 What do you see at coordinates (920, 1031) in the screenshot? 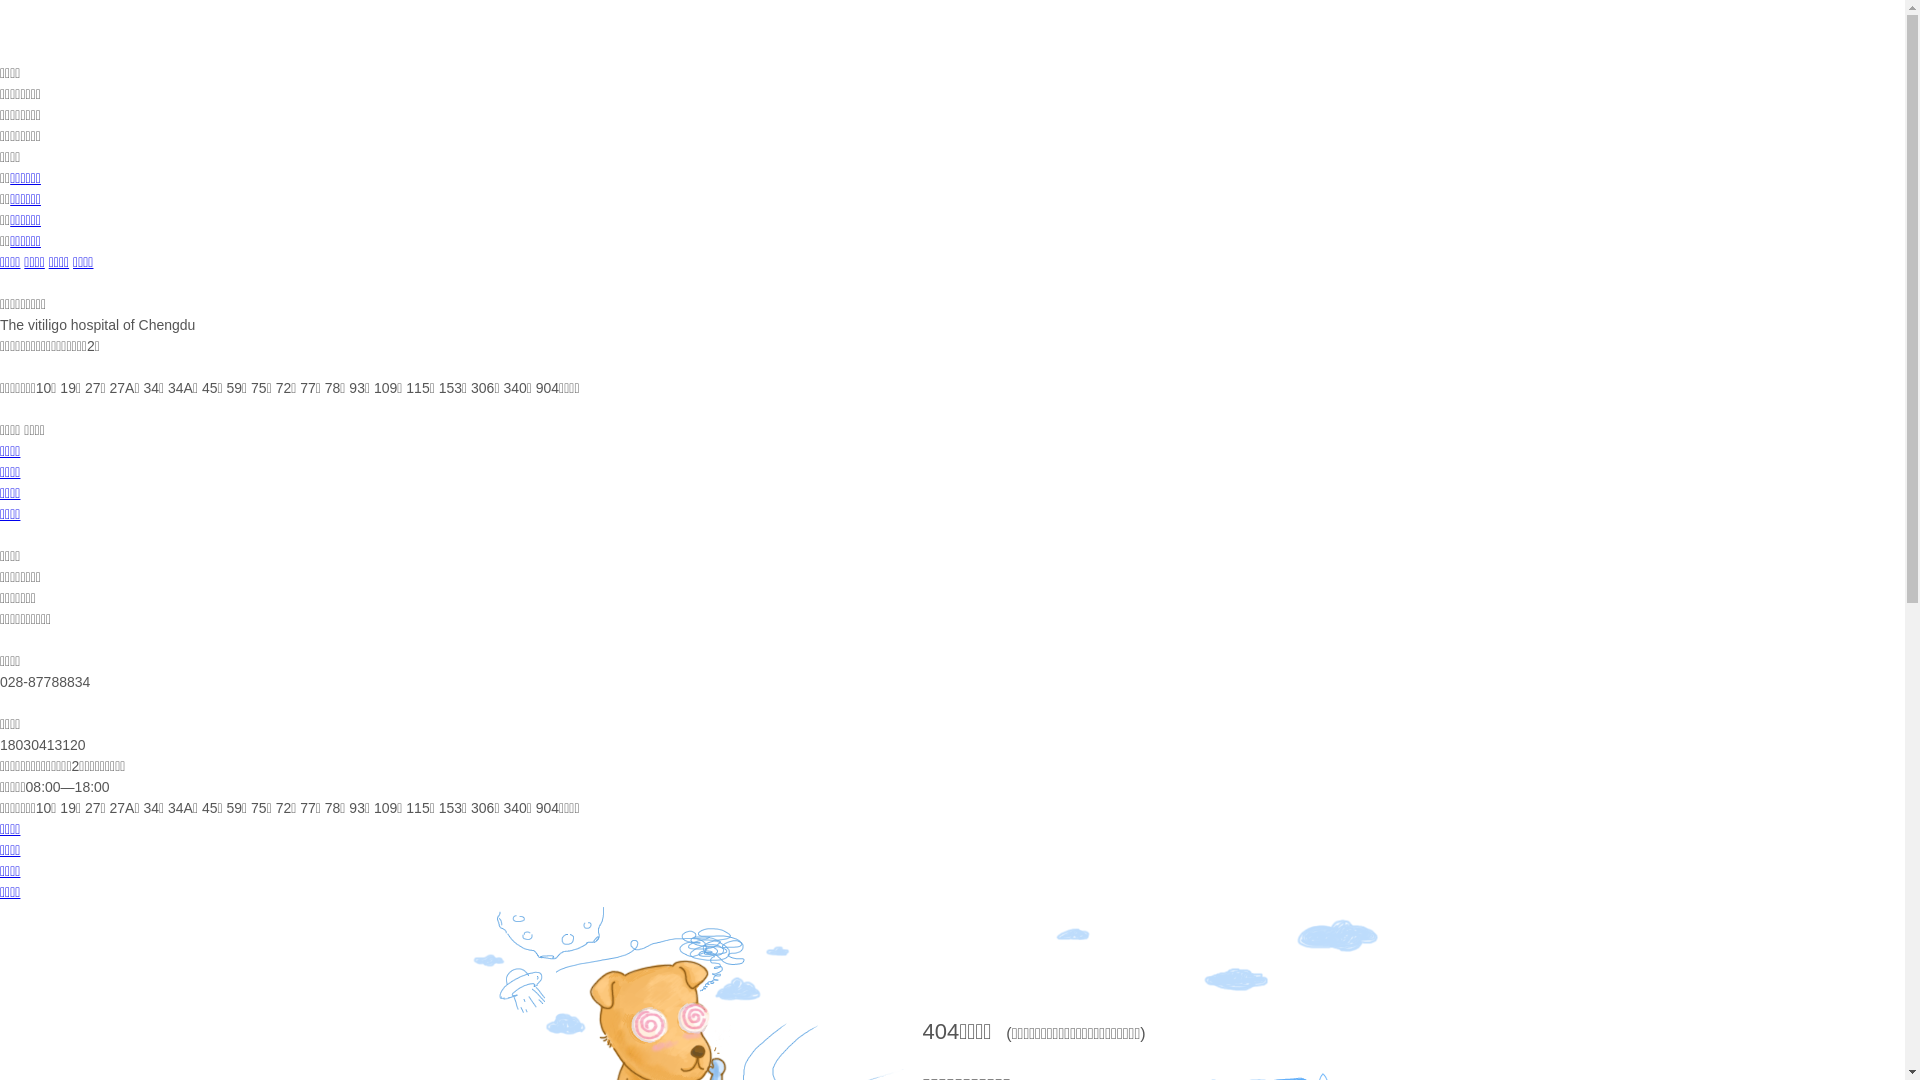
I see `'404'` at bounding box center [920, 1031].